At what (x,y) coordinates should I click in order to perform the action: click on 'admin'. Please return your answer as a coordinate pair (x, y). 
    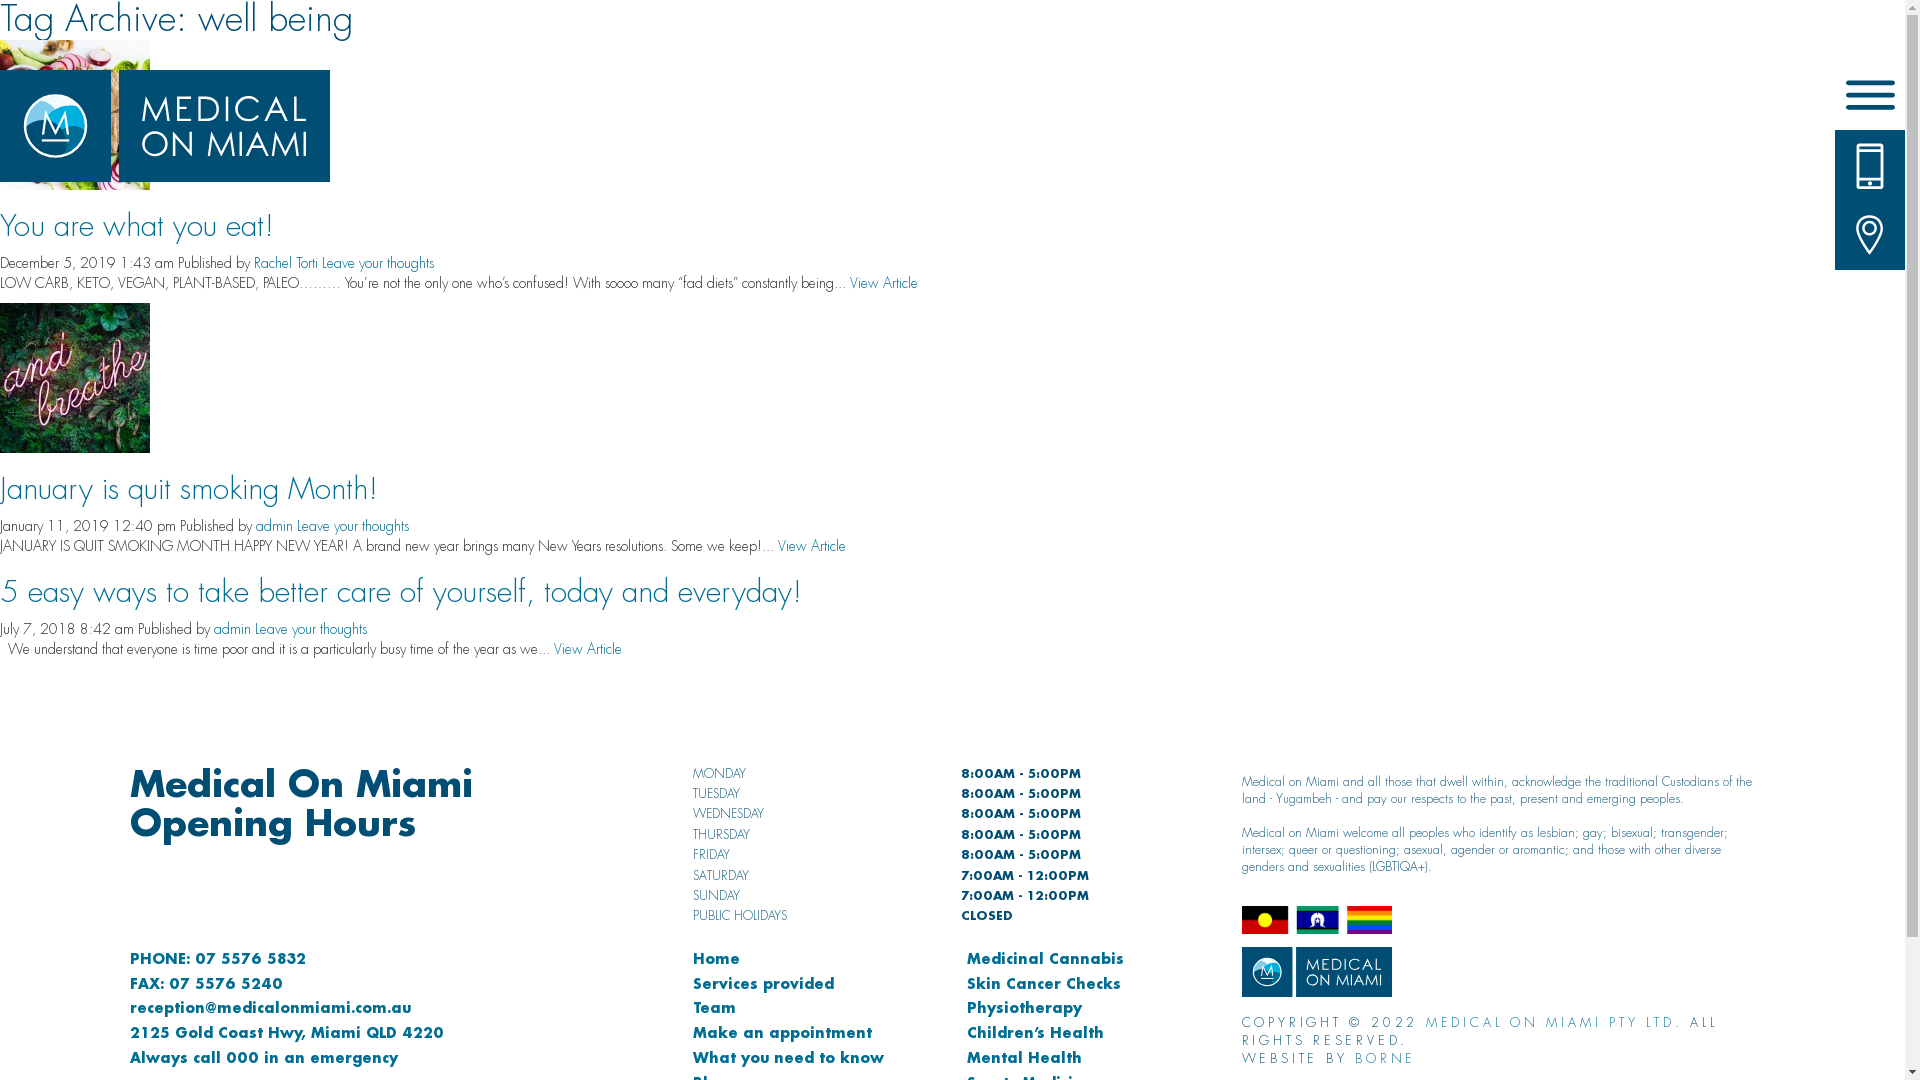
    Looking at the image, I should click on (273, 524).